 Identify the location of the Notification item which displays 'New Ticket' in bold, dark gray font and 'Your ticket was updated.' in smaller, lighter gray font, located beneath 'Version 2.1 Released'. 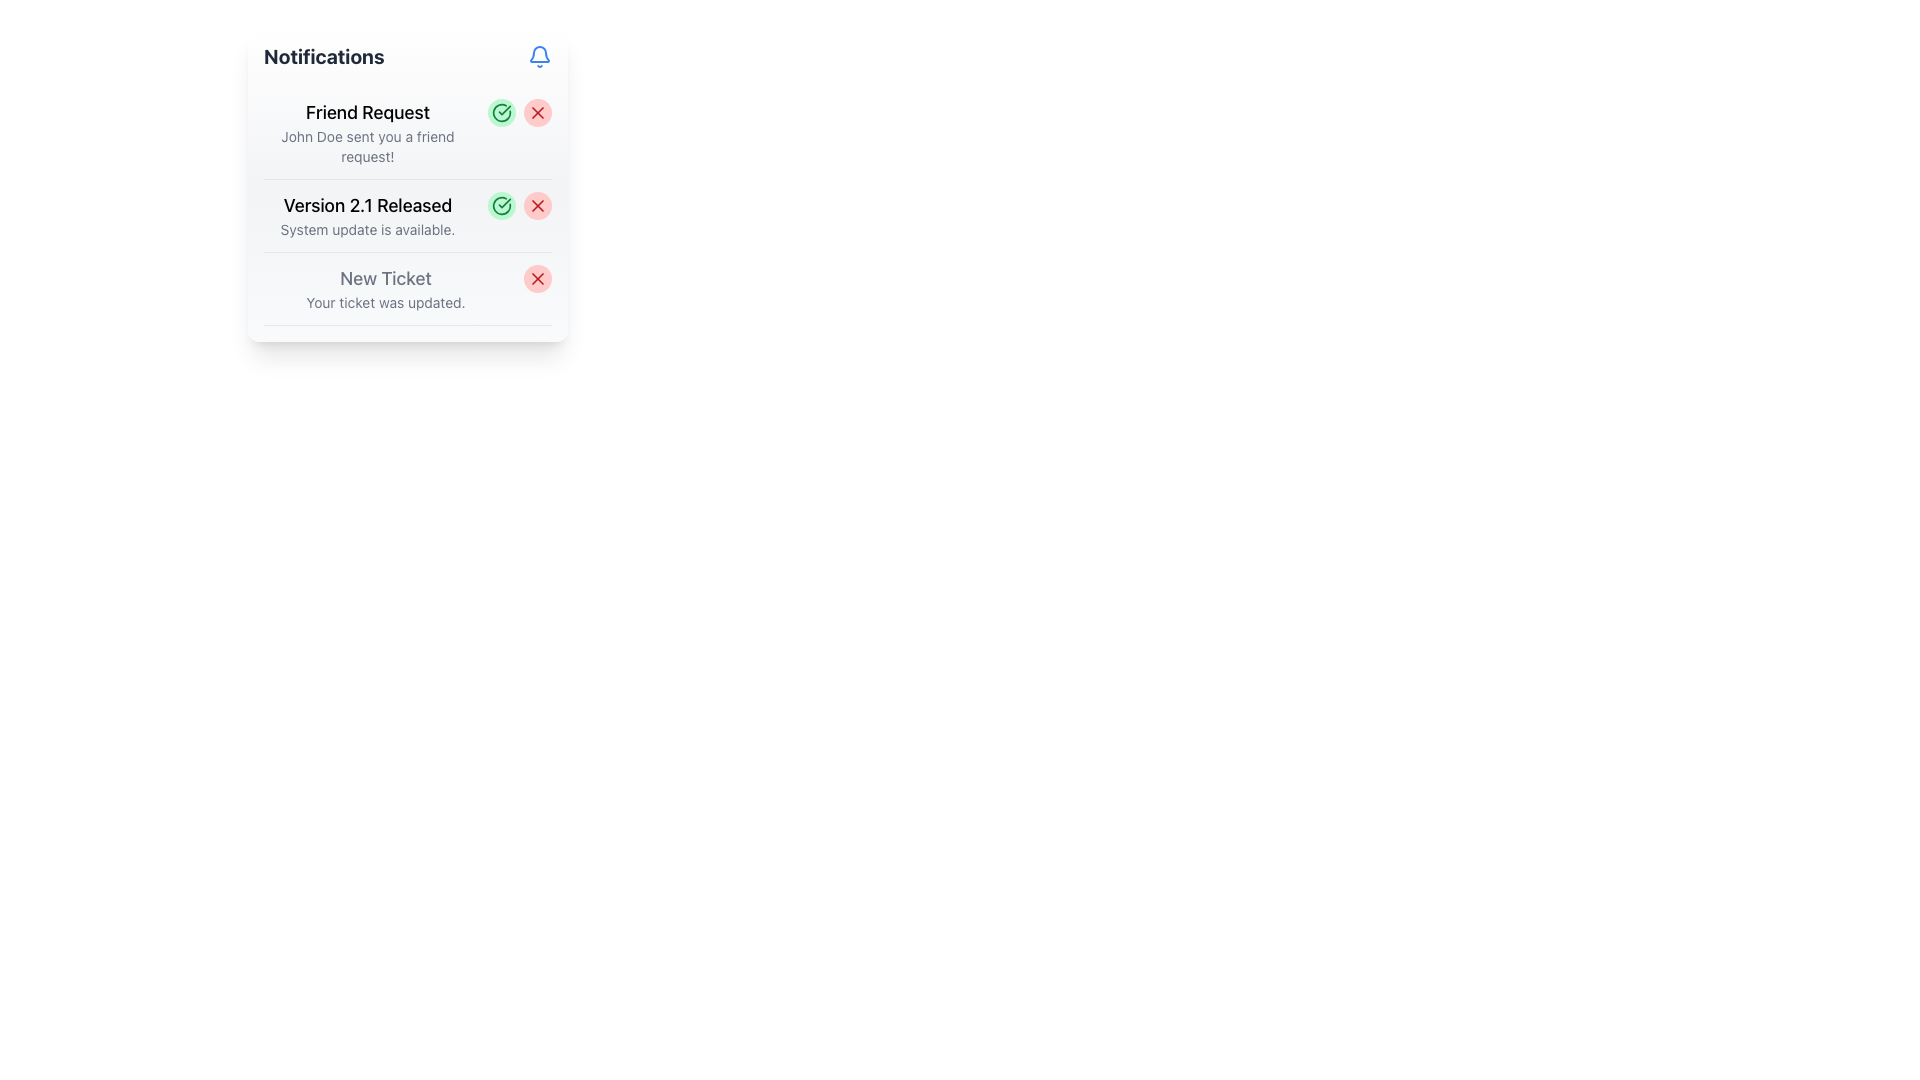
(385, 289).